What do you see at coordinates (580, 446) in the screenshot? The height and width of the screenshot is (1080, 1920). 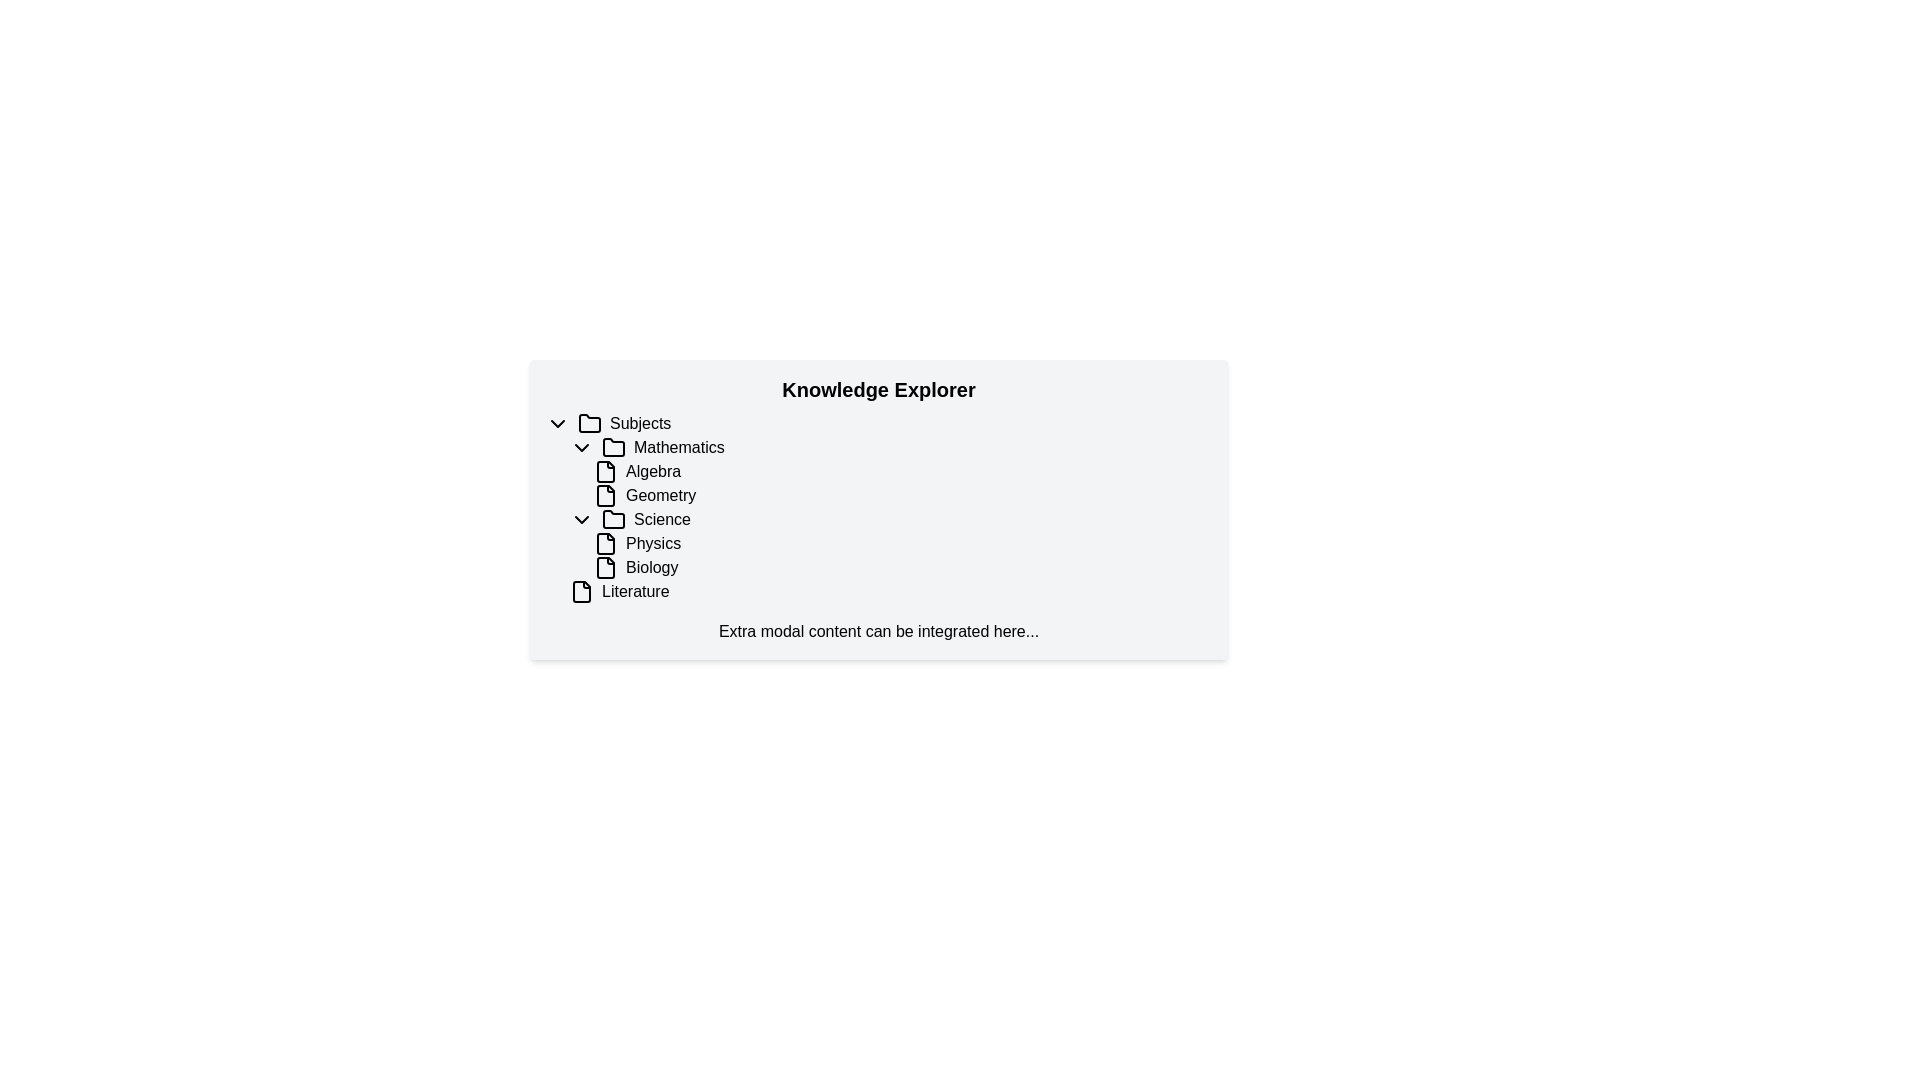 I see `the downward arrow-shaped icon next to the word 'Mathematics' in the navigation tree under the 'Subjects' section` at bounding box center [580, 446].